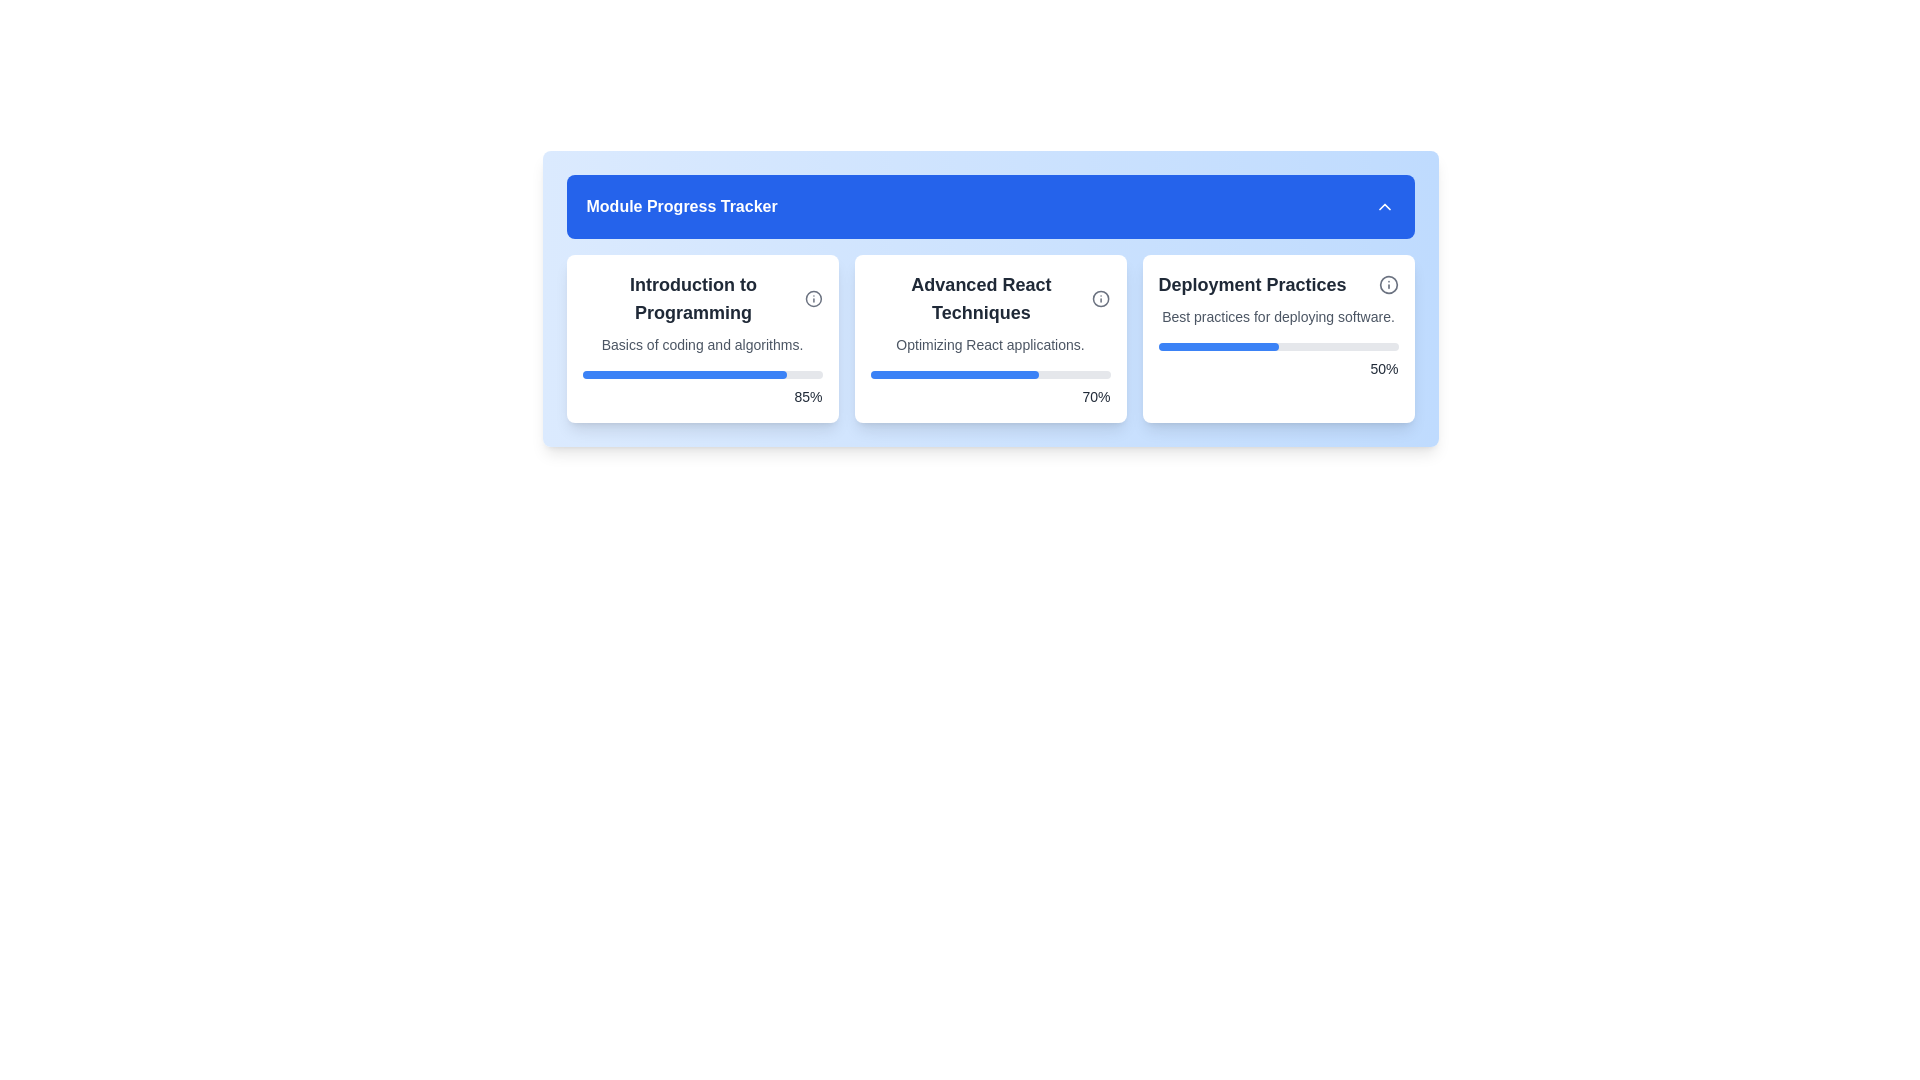  Describe the element at coordinates (953, 374) in the screenshot. I see `the progress indicator representing 70% completion of the 'Advanced React Techniques' task` at that location.